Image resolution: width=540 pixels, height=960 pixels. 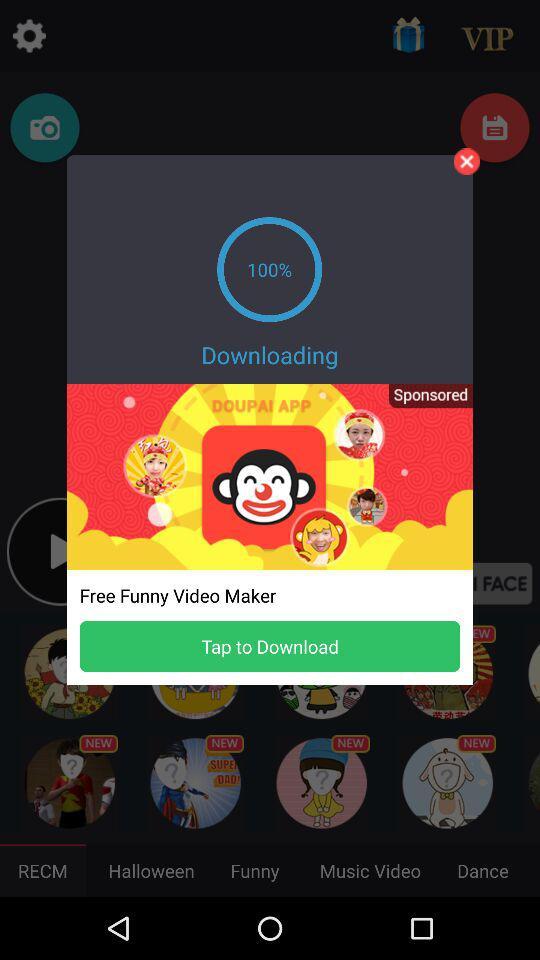 I want to click on the icon above the tap to download icon, so click(x=423, y=401).